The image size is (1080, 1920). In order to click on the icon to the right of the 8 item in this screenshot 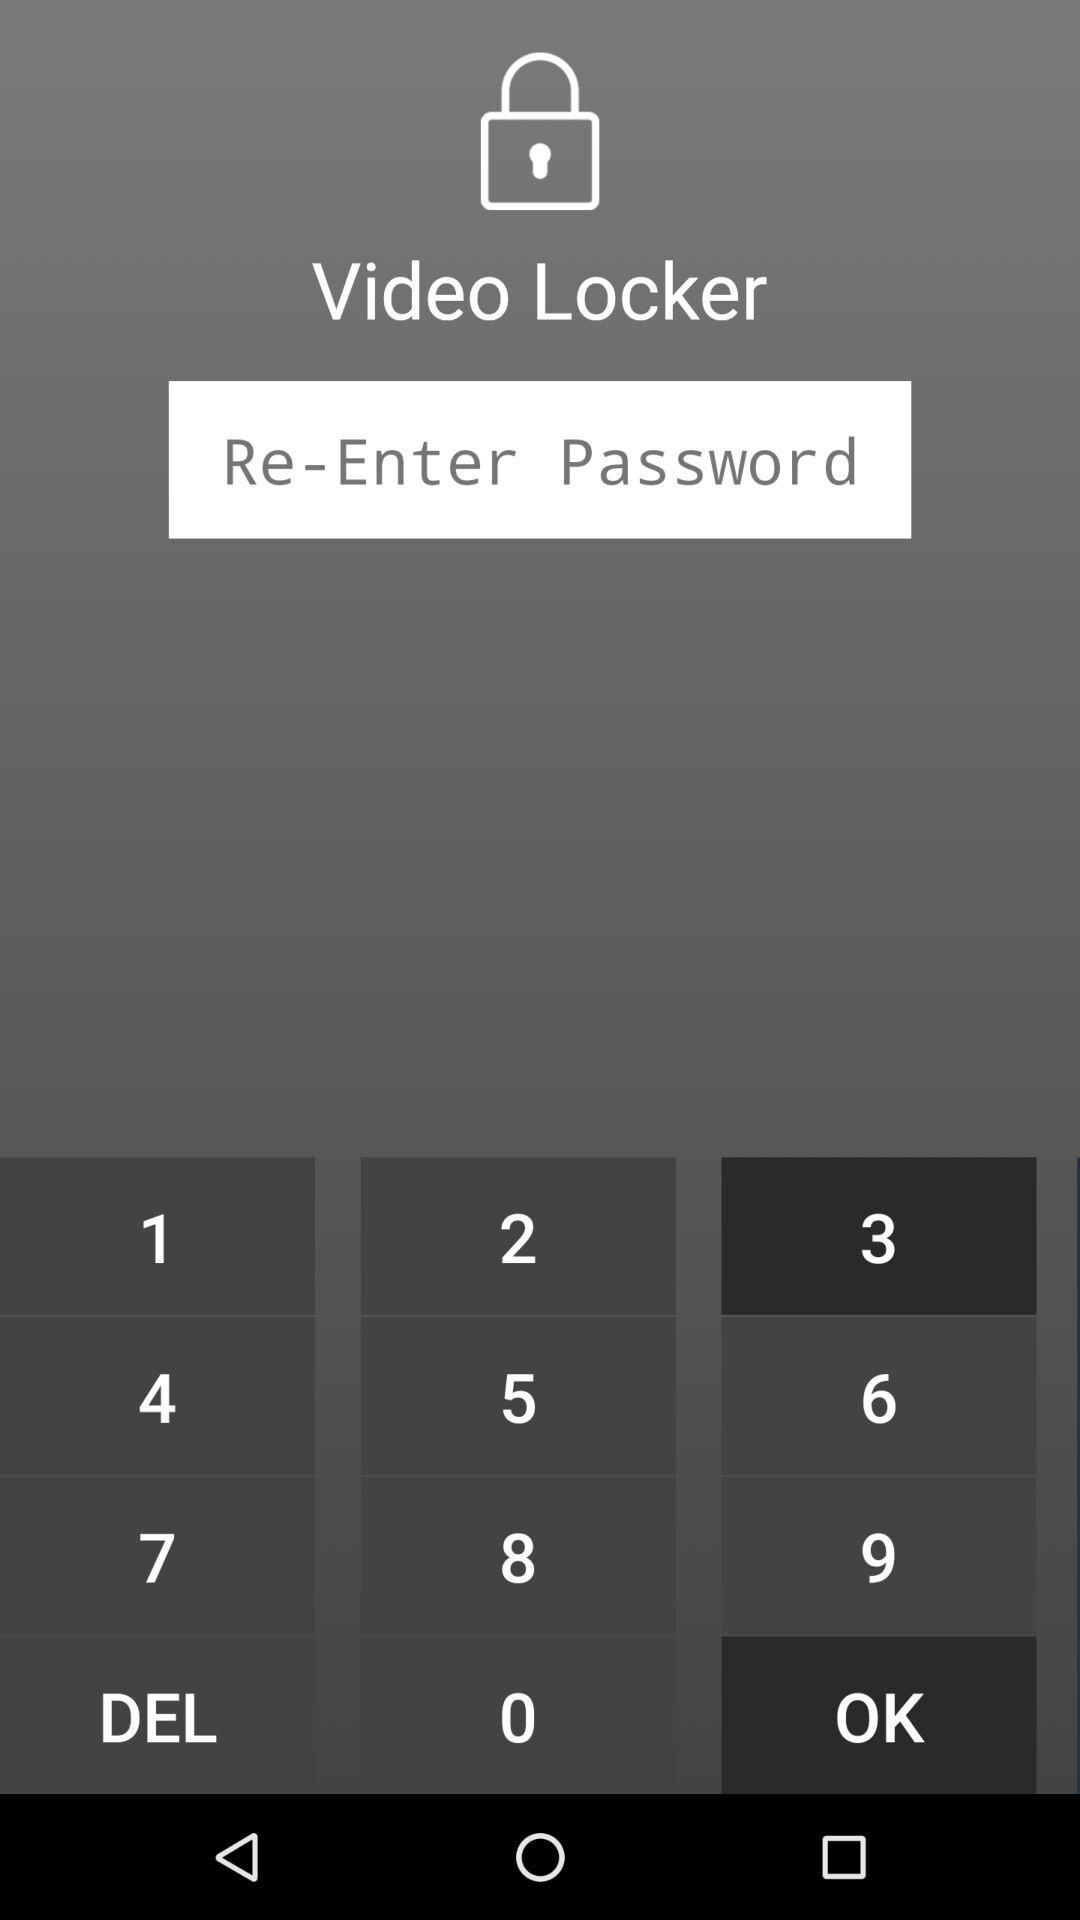, I will do `click(878, 1714)`.